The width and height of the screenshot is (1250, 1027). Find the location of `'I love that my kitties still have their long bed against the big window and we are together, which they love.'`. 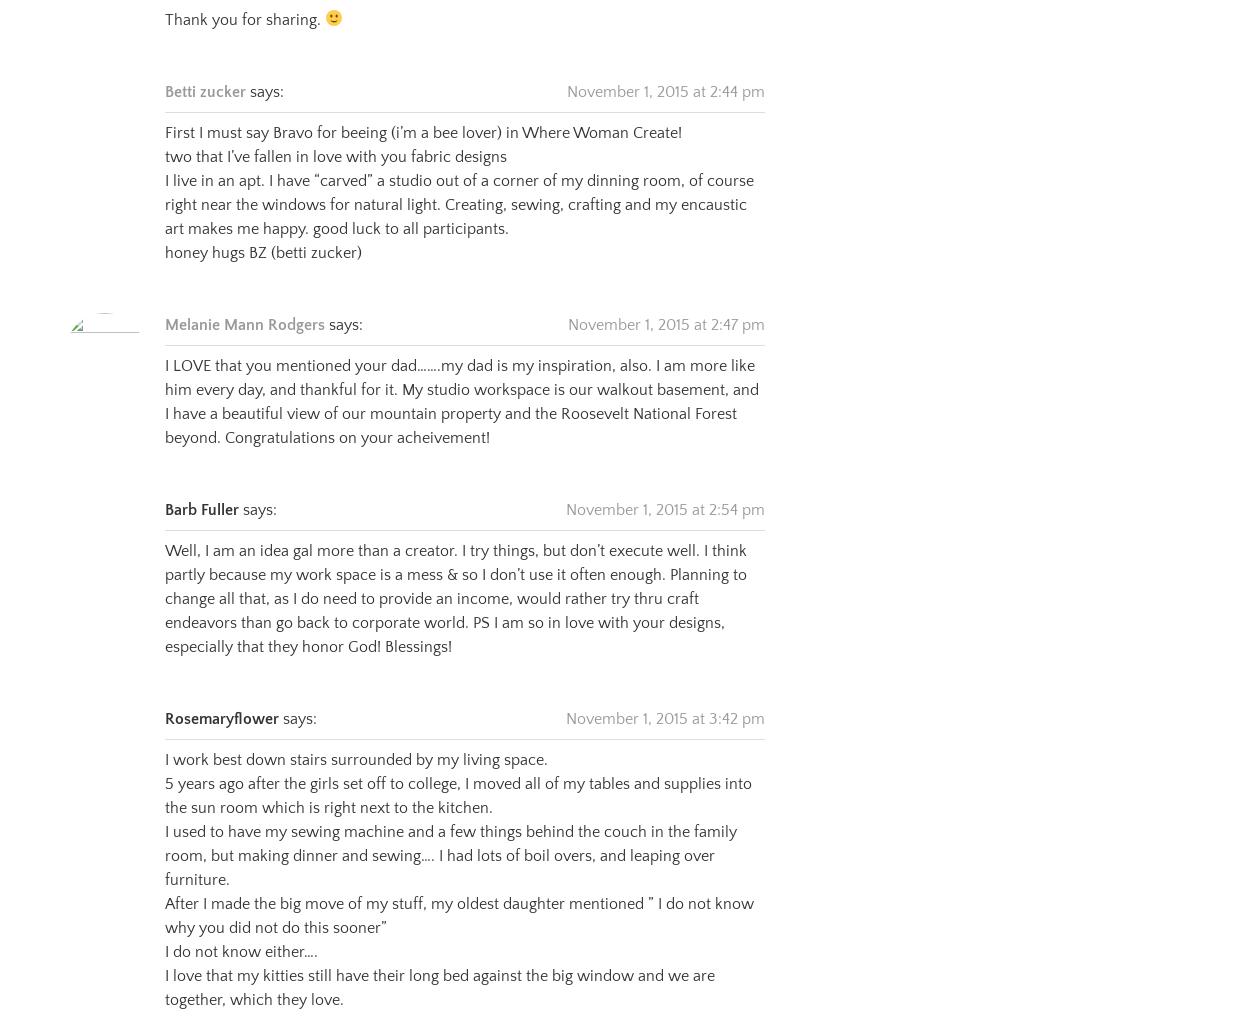

'I love that my kitties still have their long bed against the big window and we are together, which they love.' is located at coordinates (439, 963).